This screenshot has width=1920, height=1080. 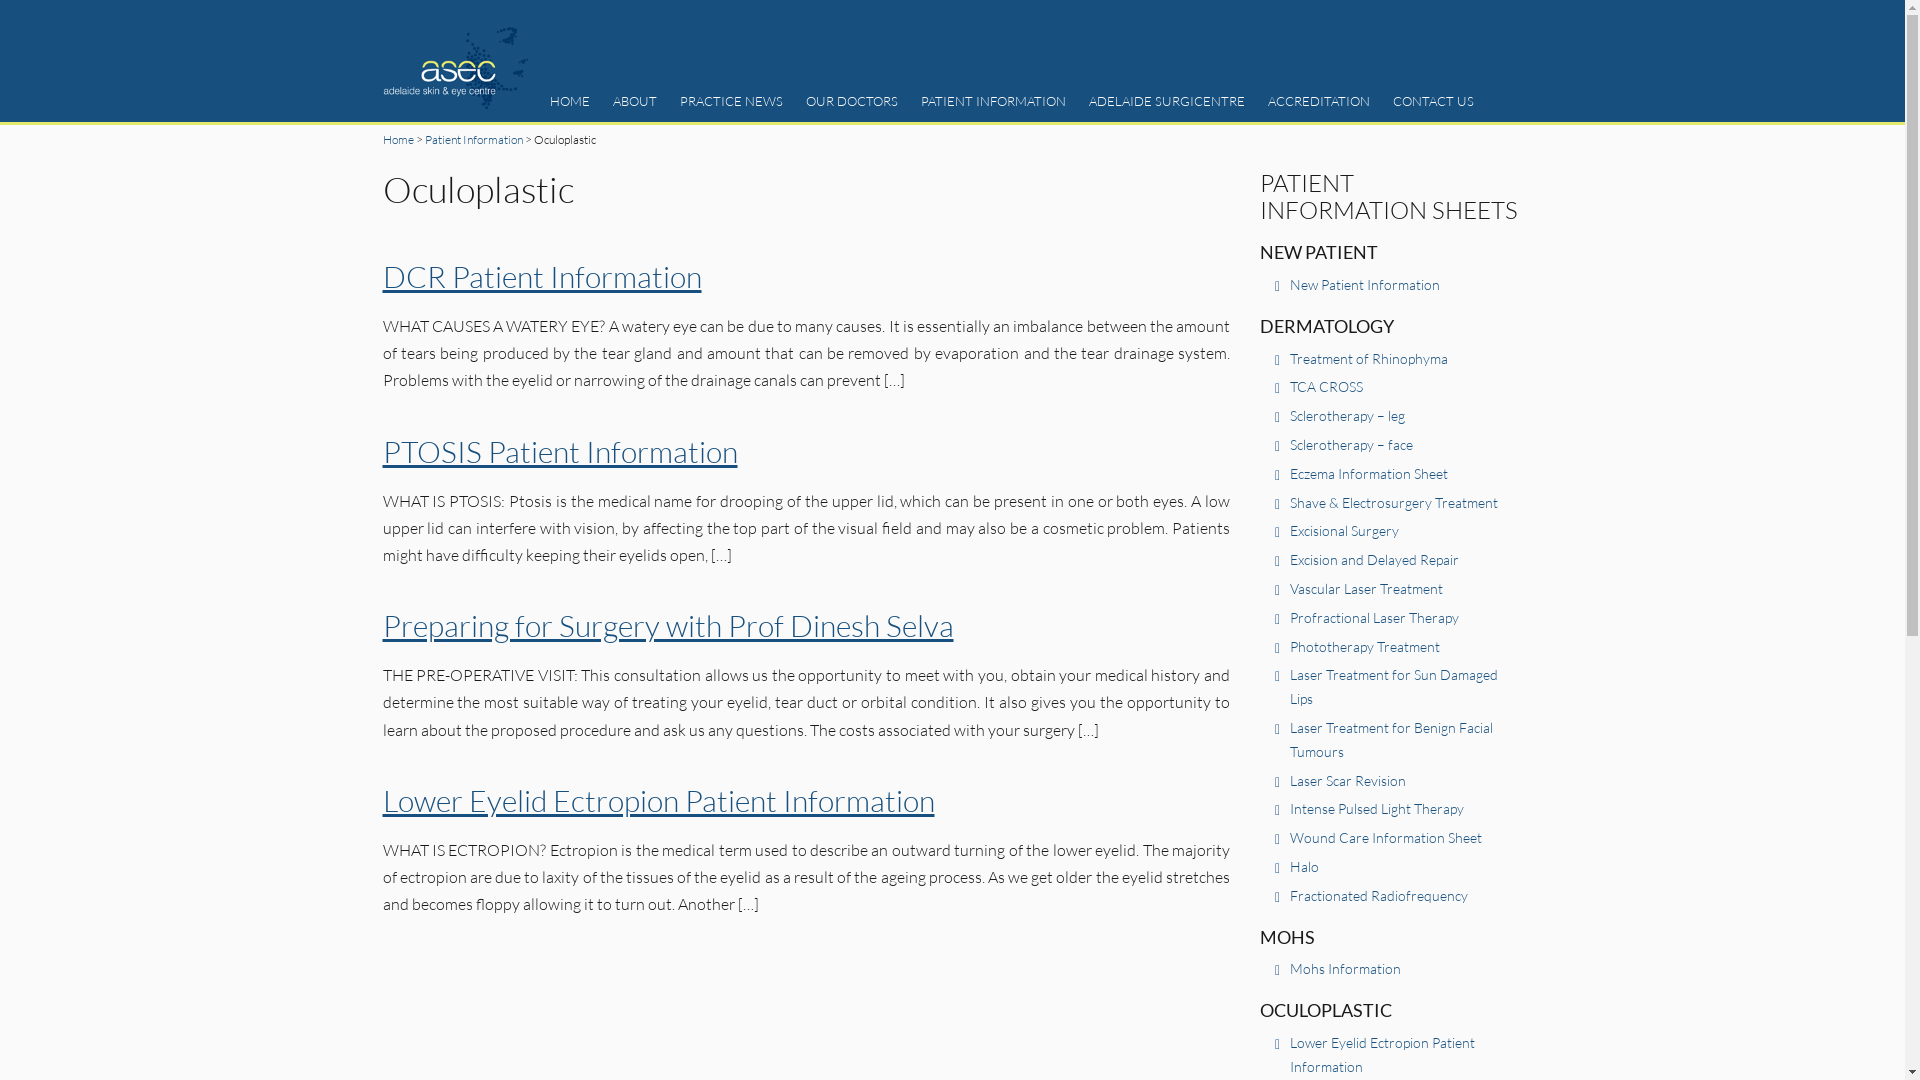 I want to click on 'Excisional Surgery', so click(x=1290, y=529).